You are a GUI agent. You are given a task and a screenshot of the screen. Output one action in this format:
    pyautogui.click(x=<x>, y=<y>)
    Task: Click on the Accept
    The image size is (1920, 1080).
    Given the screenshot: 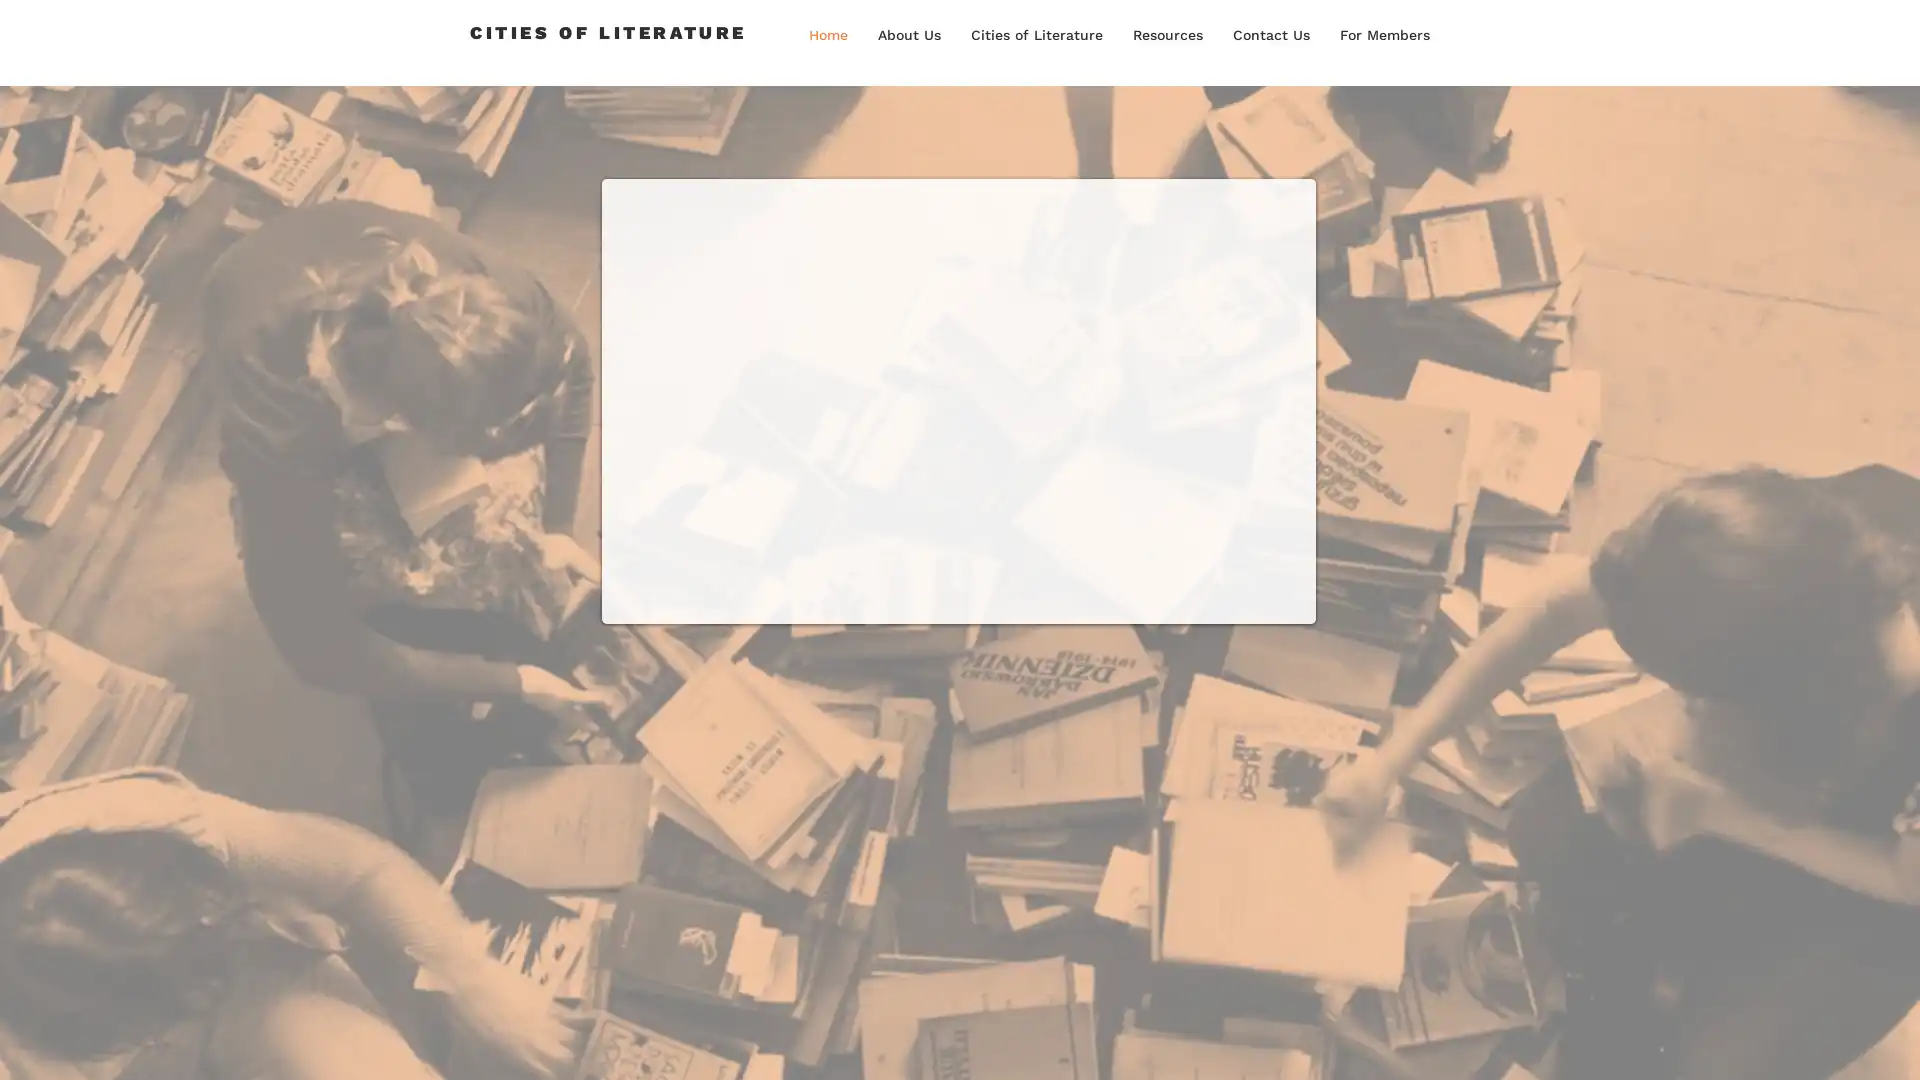 What is the action you would take?
    pyautogui.click(x=1830, y=1044)
    